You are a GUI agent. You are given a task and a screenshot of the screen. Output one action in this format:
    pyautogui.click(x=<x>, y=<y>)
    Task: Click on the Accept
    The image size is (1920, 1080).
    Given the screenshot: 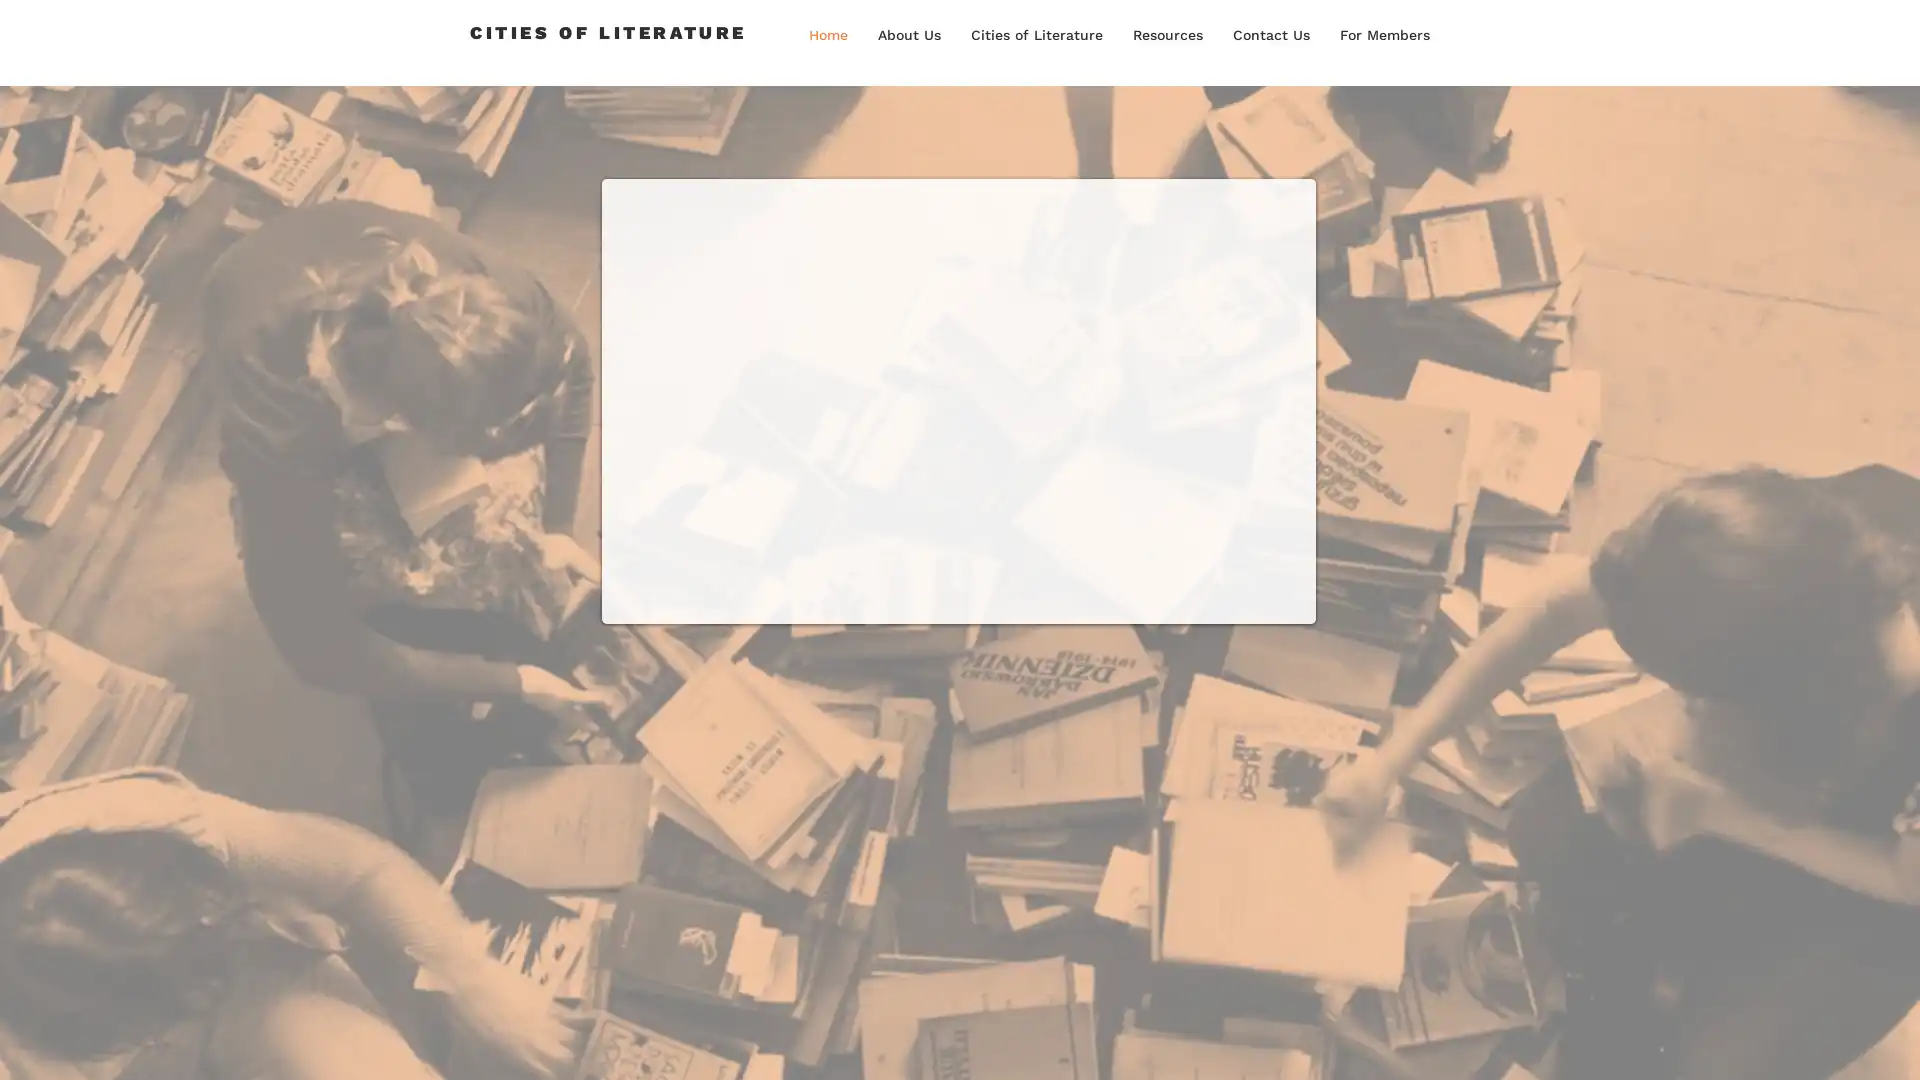 What is the action you would take?
    pyautogui.click(x=1830, y=1044)
    